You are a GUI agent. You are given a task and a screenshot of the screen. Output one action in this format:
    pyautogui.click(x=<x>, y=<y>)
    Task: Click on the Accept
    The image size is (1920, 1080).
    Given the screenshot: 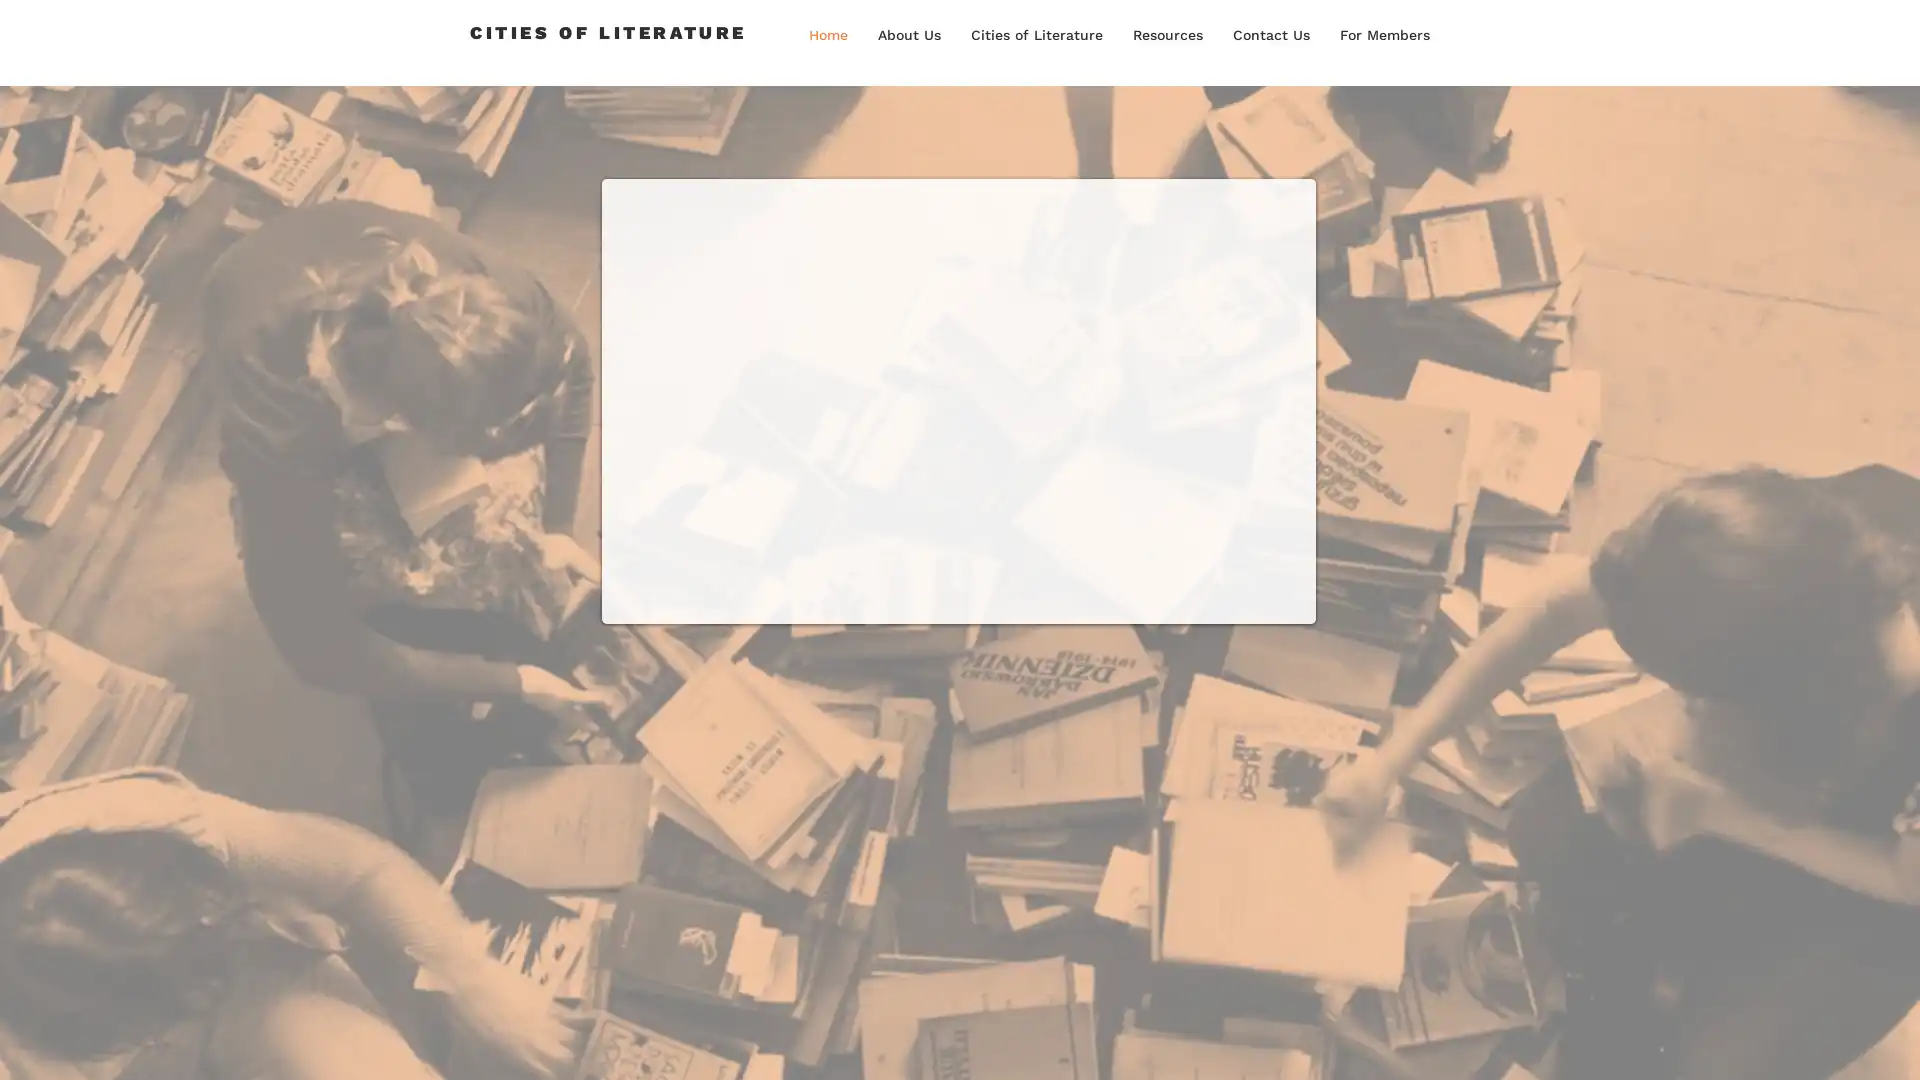 What is the action you would take?
    pyautogui.click(x=1830, y=1044)
    